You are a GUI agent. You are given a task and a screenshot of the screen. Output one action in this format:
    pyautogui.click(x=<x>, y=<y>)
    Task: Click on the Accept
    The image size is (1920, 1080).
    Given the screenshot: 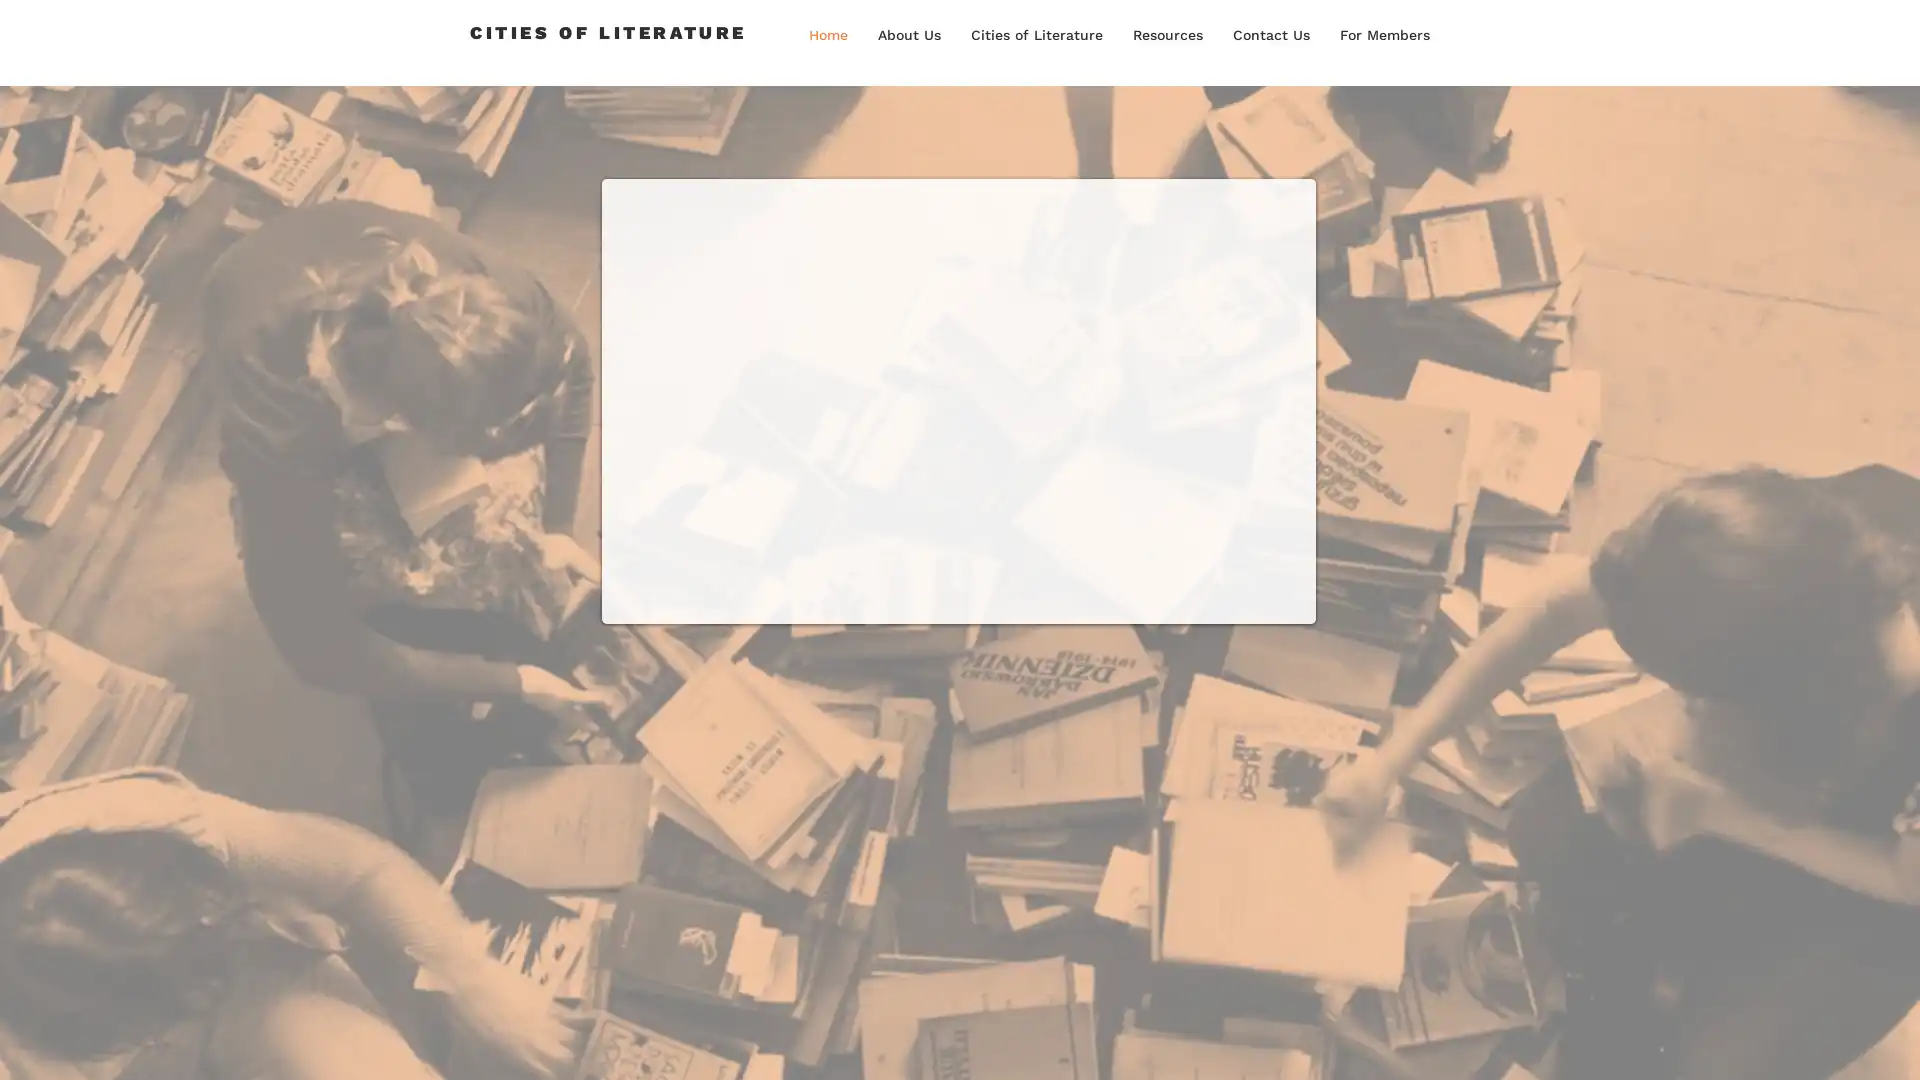 What is the action you would take?
    pyautogui.click(x=1830, y=1044)
    